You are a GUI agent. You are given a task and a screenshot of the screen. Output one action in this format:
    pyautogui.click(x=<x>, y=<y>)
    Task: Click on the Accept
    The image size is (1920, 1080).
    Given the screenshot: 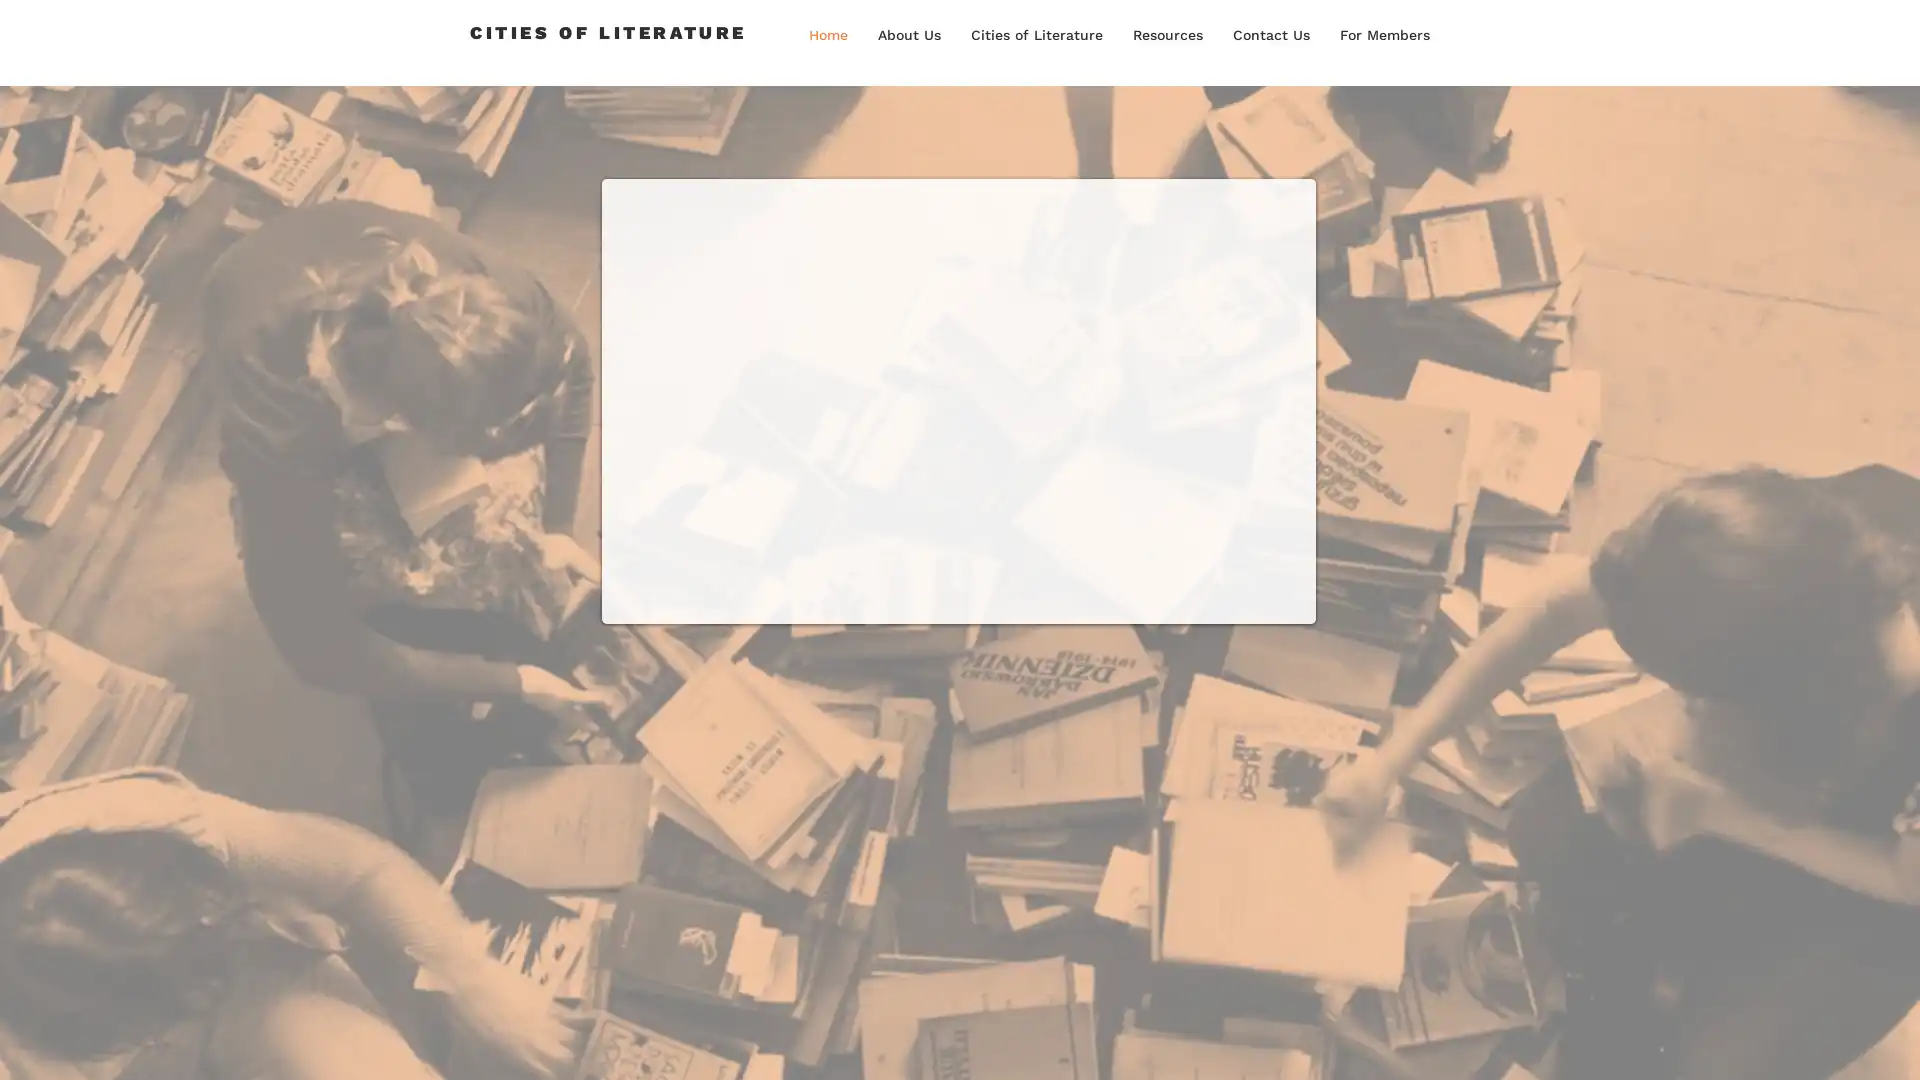 What is the action you would take?
    pyautogui.click(x=1830, y=1044)
    